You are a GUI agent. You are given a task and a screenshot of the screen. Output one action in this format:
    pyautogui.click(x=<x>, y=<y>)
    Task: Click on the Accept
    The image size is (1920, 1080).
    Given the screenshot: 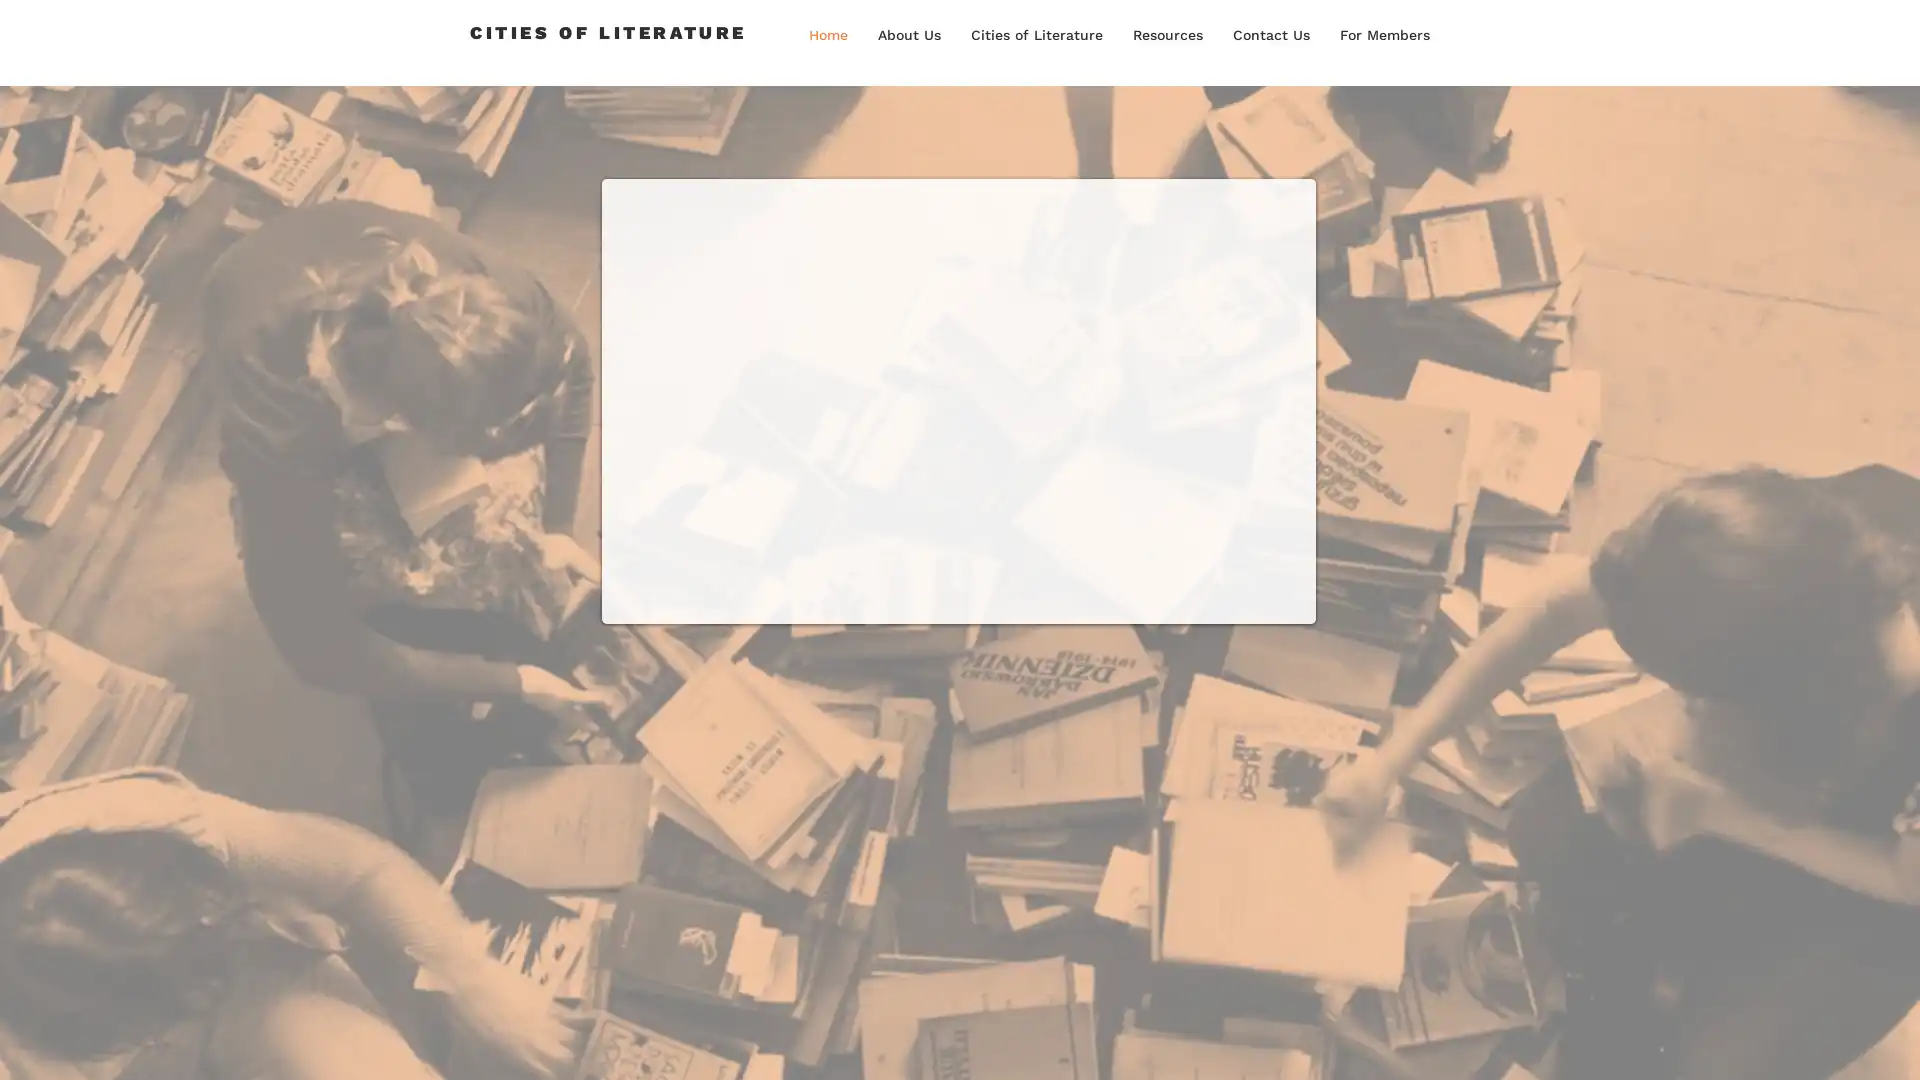 What is the action you would take?
    pyautogui.click(x=1830, y=1044)
    